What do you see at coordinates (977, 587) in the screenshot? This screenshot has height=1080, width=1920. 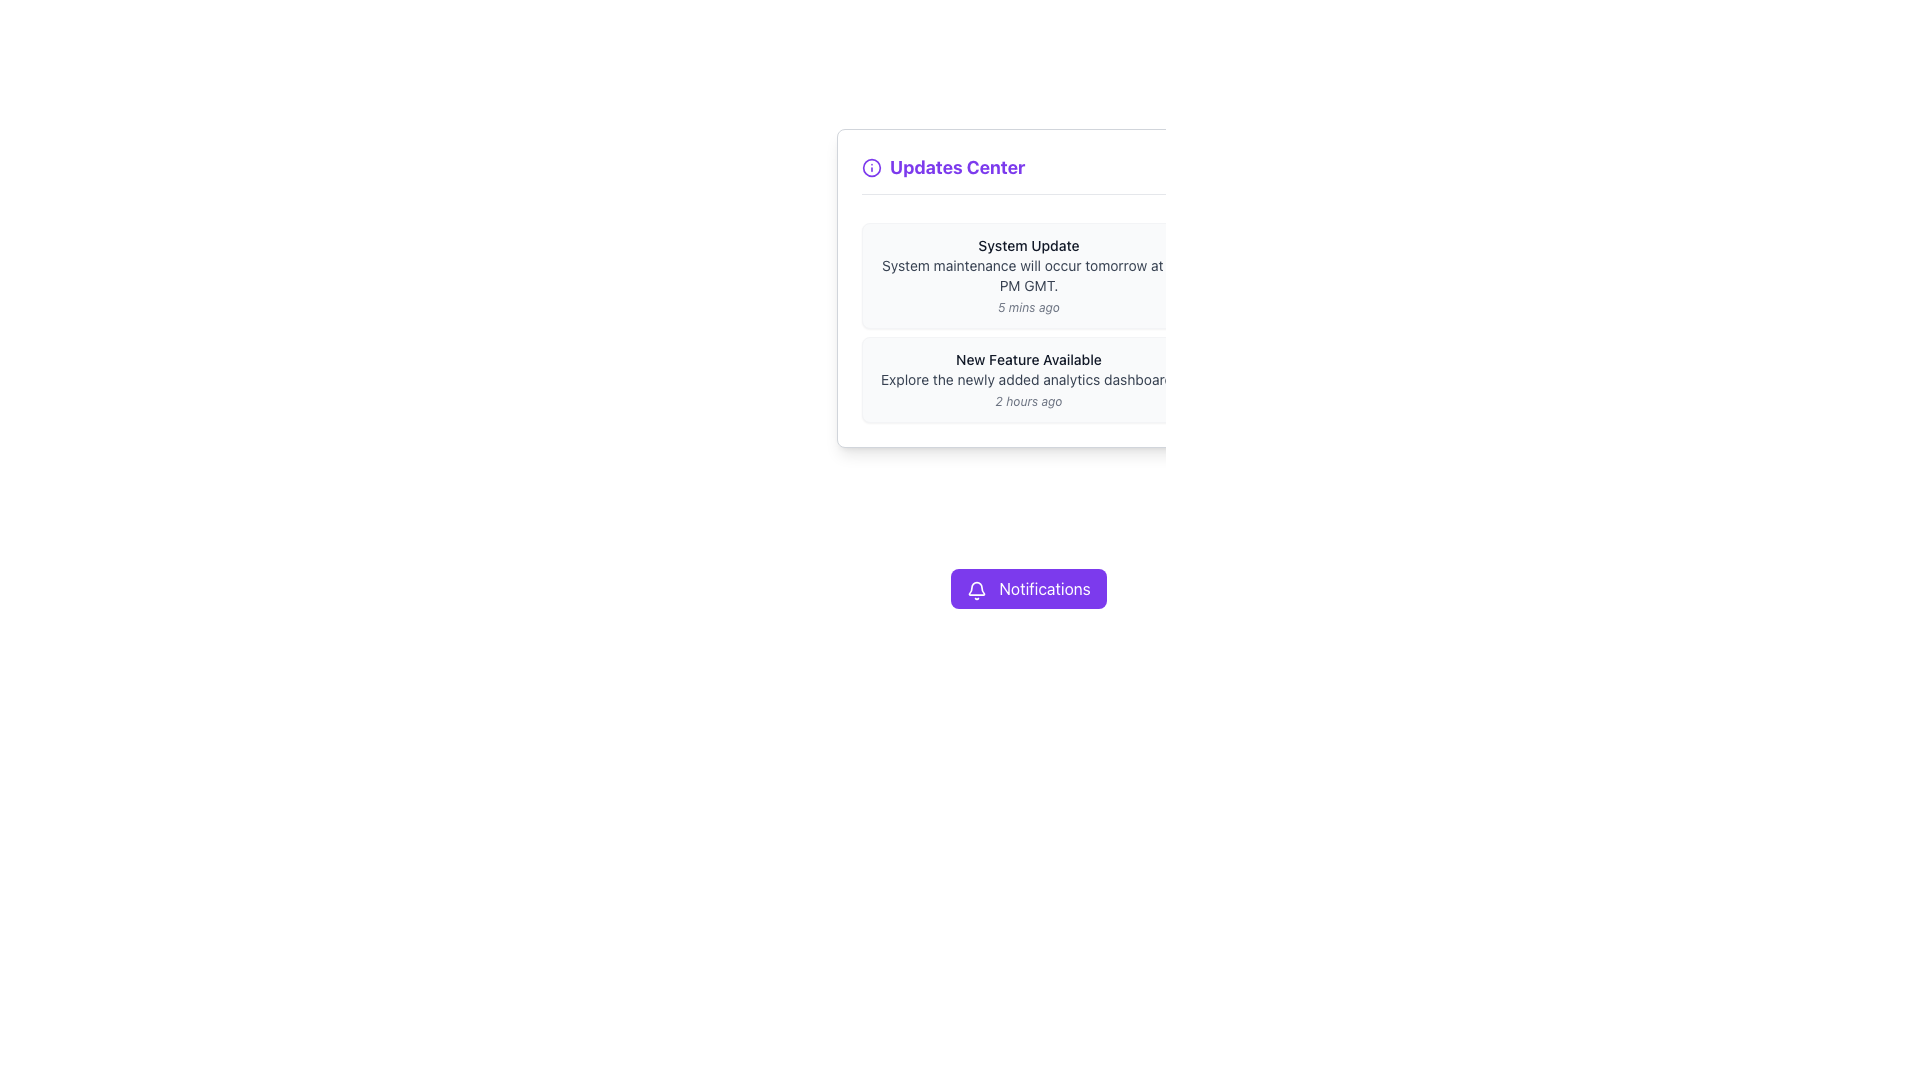 I see `the Notification Bell icon, which is part of a purple rectangular button labeled 'Notifications' at the bottom of the interface` at bounding box center [977, 587].